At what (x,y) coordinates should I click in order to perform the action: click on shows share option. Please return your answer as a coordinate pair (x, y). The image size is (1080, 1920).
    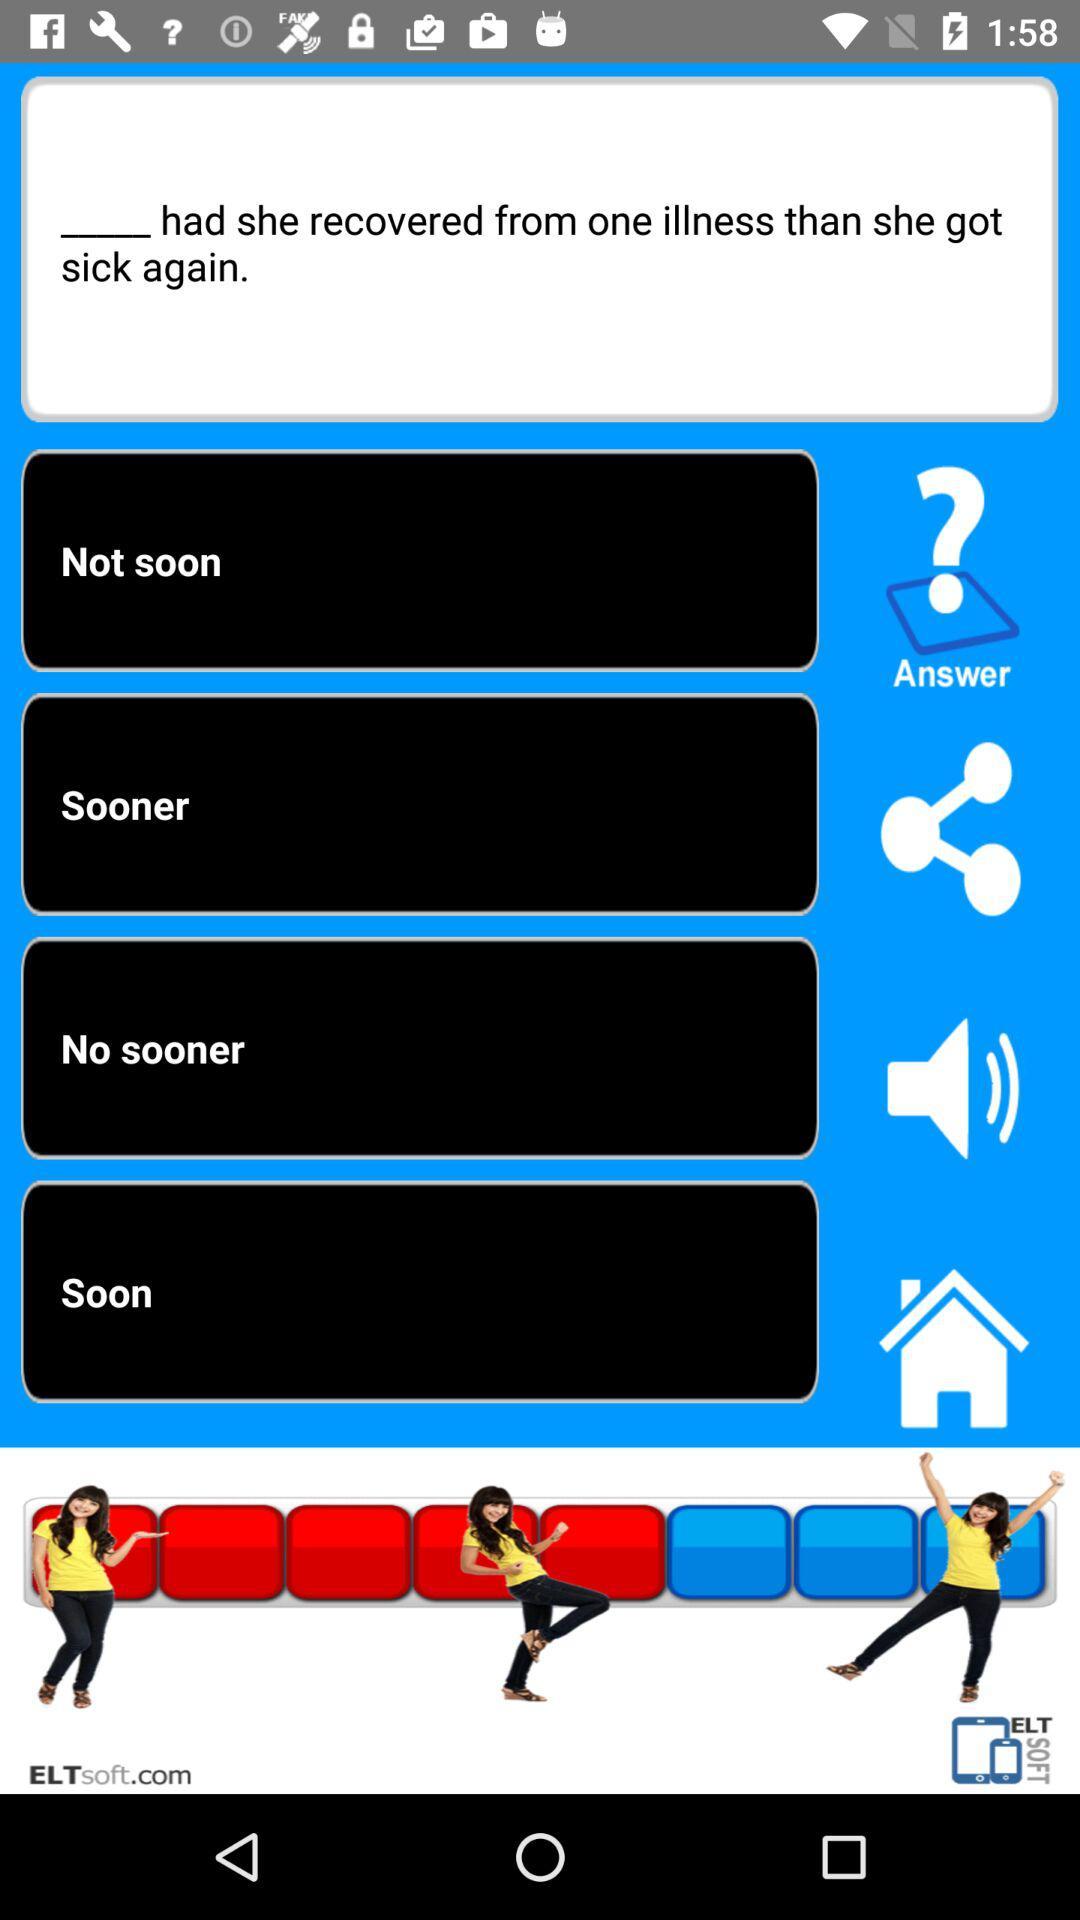
    Looking at the image, I should click on (952, 827).